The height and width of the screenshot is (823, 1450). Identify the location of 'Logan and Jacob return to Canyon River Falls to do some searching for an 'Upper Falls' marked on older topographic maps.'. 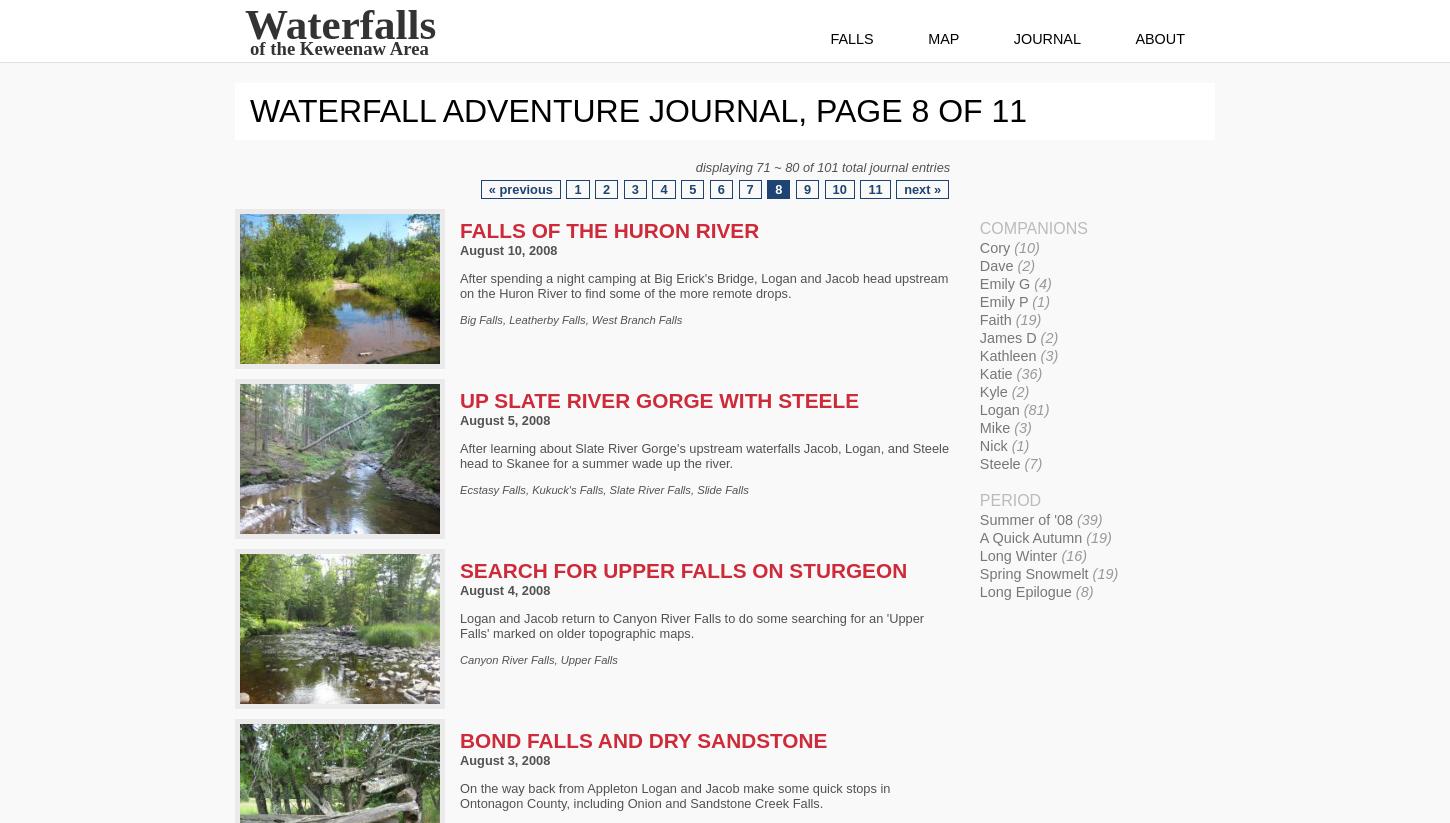
(458, 623).